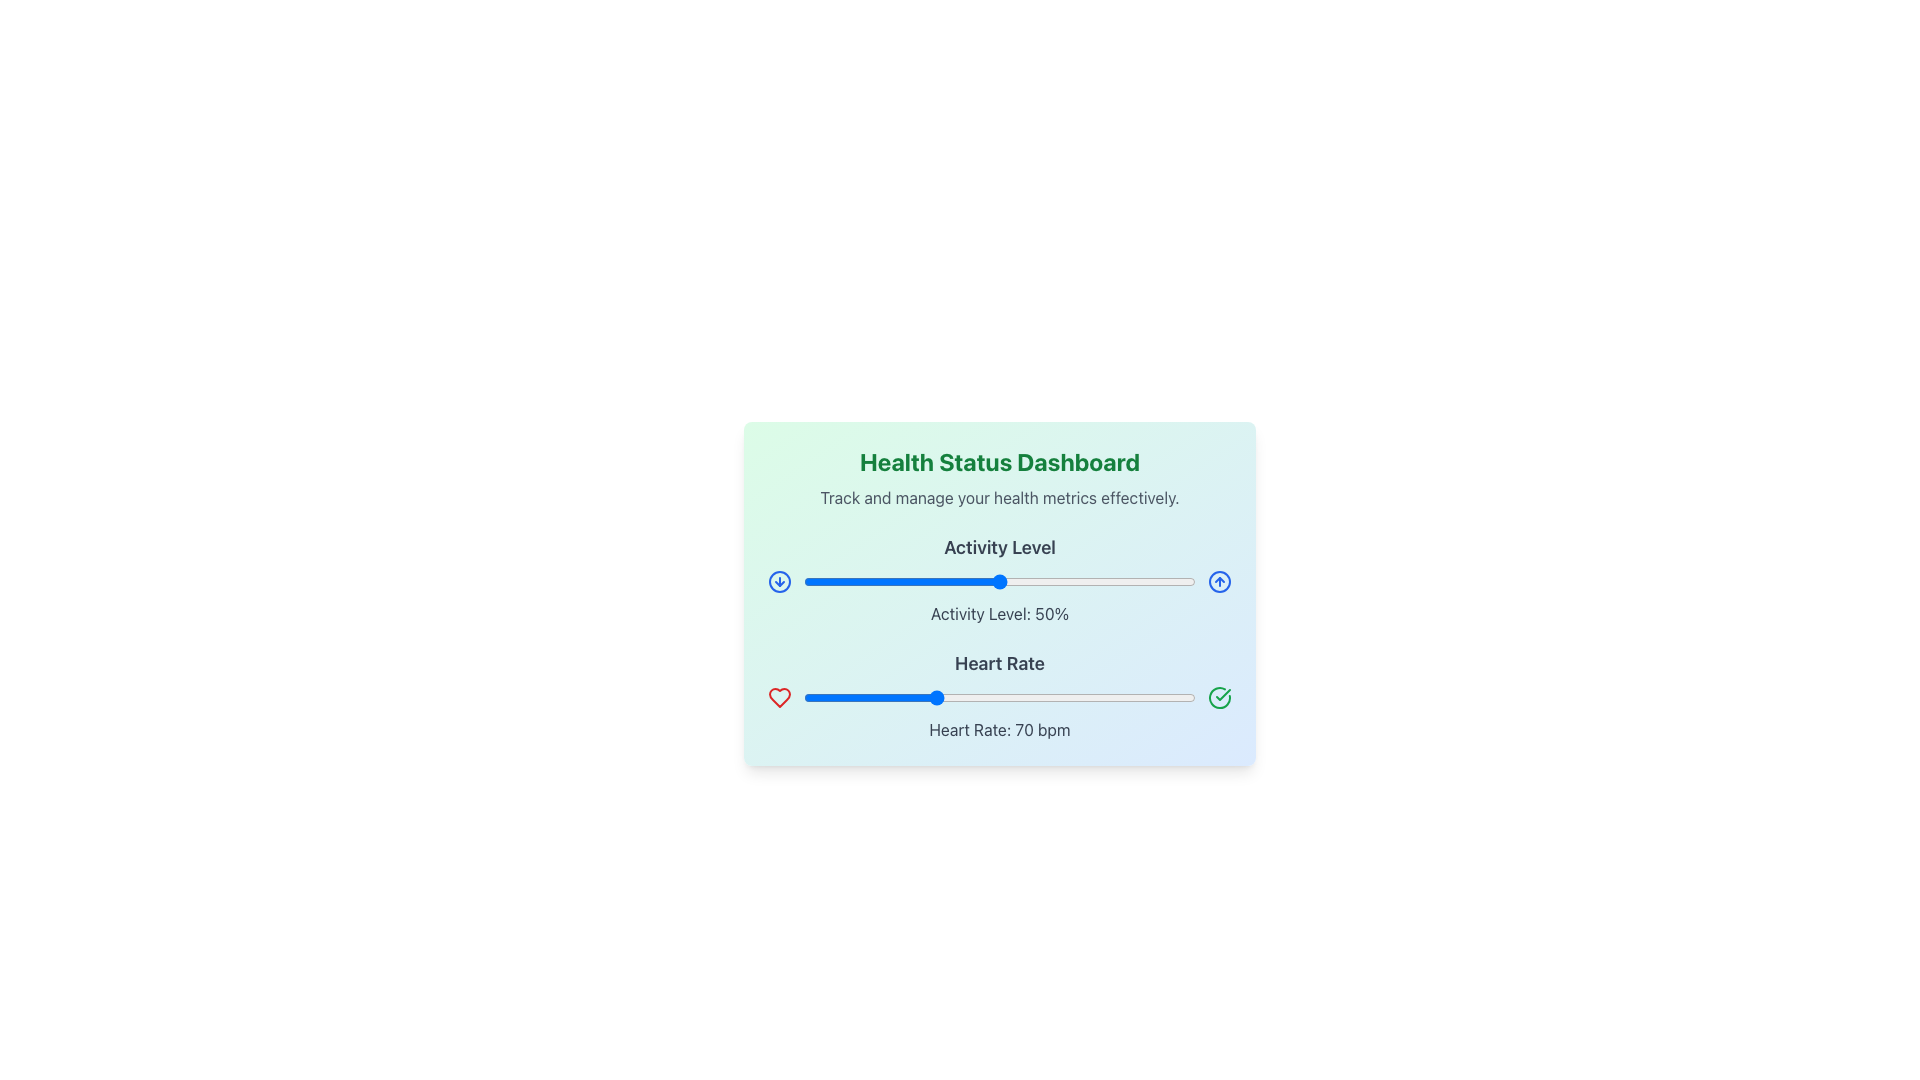 This screenshot has height=1080, width=1920. What do you see at coordinates (999, 496) in the screenshot?
I see `the informative text displaying the message 'Track and manage your health metrics effectively.' which is styled in gray and positioned below the 'Health Status Dashboard' header` at bounding box center [999, 496].